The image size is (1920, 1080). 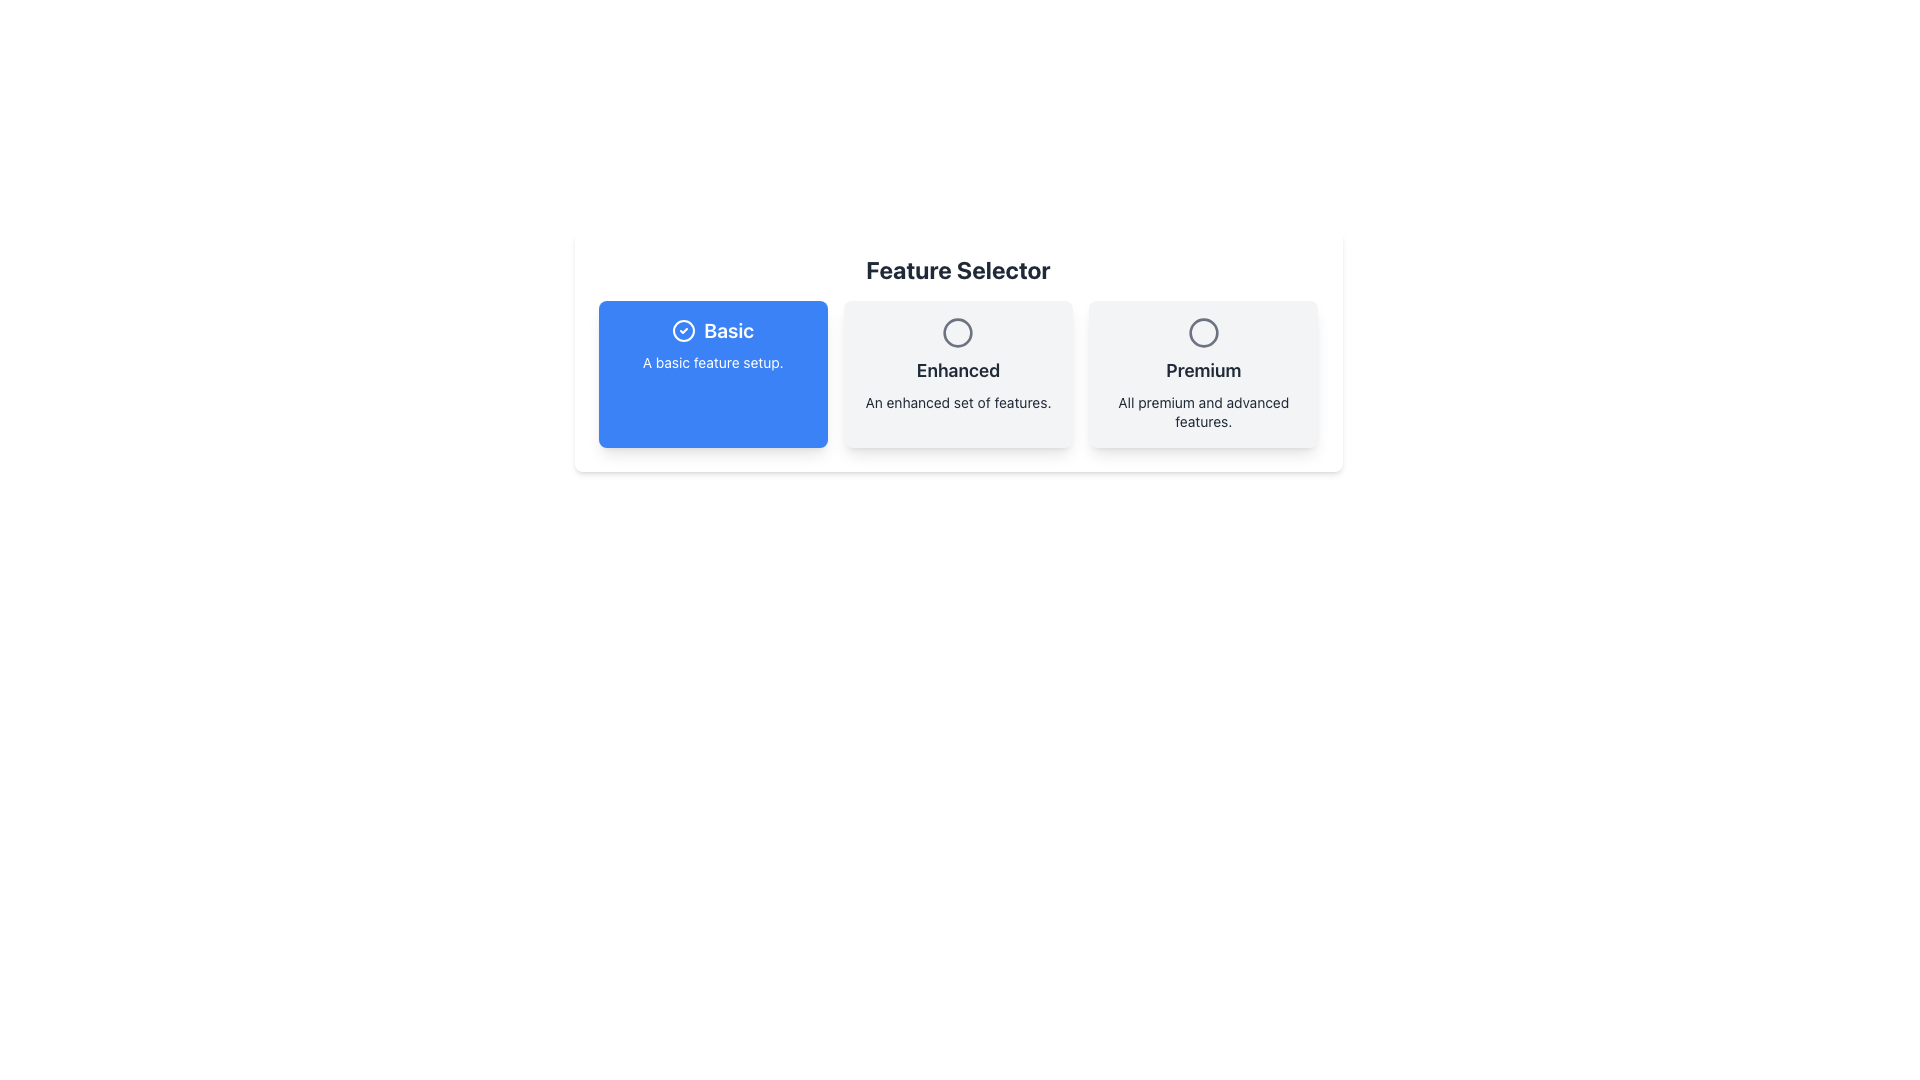 What do you see at coordinates (957, 331) in the screenshot?
I see `the circular icon with a central dot, located in the 'Enhanced' option of the feature selection group` at bounding box center [957, 331].